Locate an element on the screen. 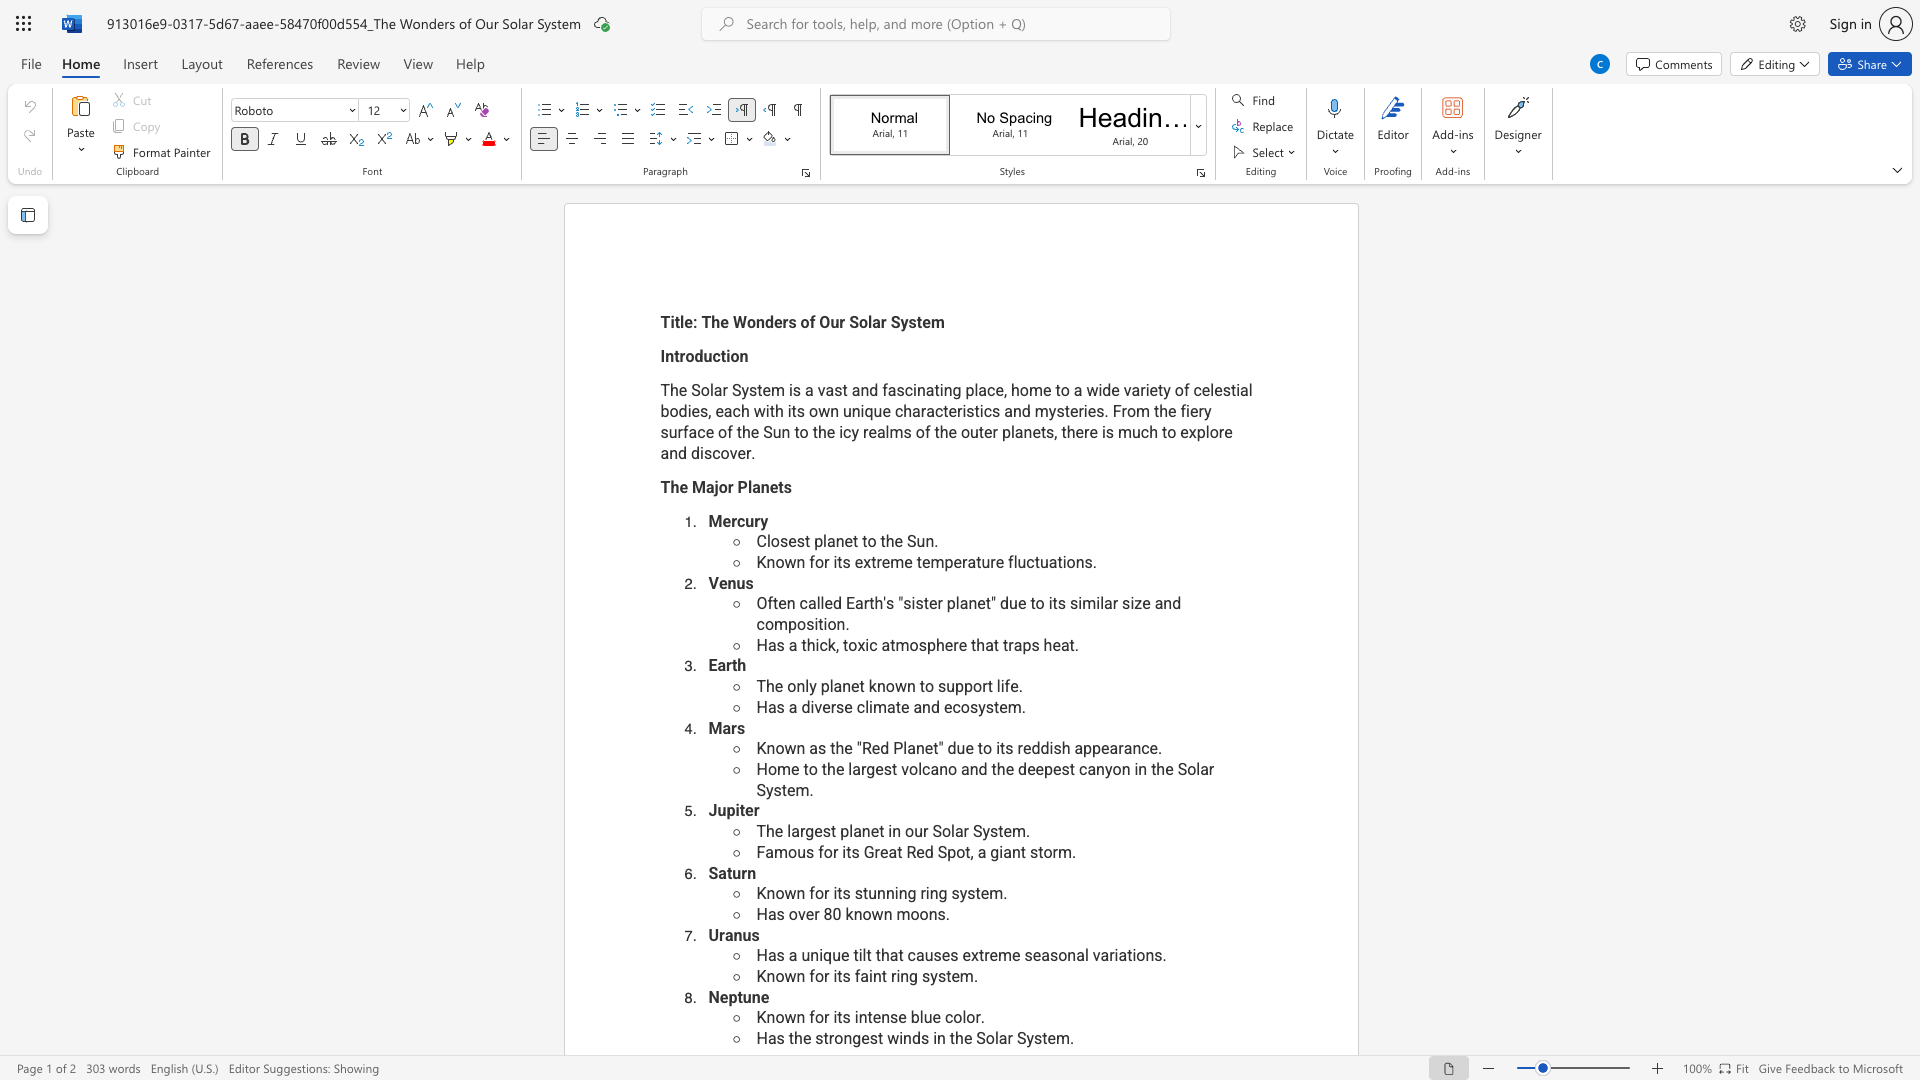 The height and width of the screenshot is (1080, 1920). the subset text "tem" within the text "Has a diverse climate and ecosystem." is located at coordinates (993, 706).